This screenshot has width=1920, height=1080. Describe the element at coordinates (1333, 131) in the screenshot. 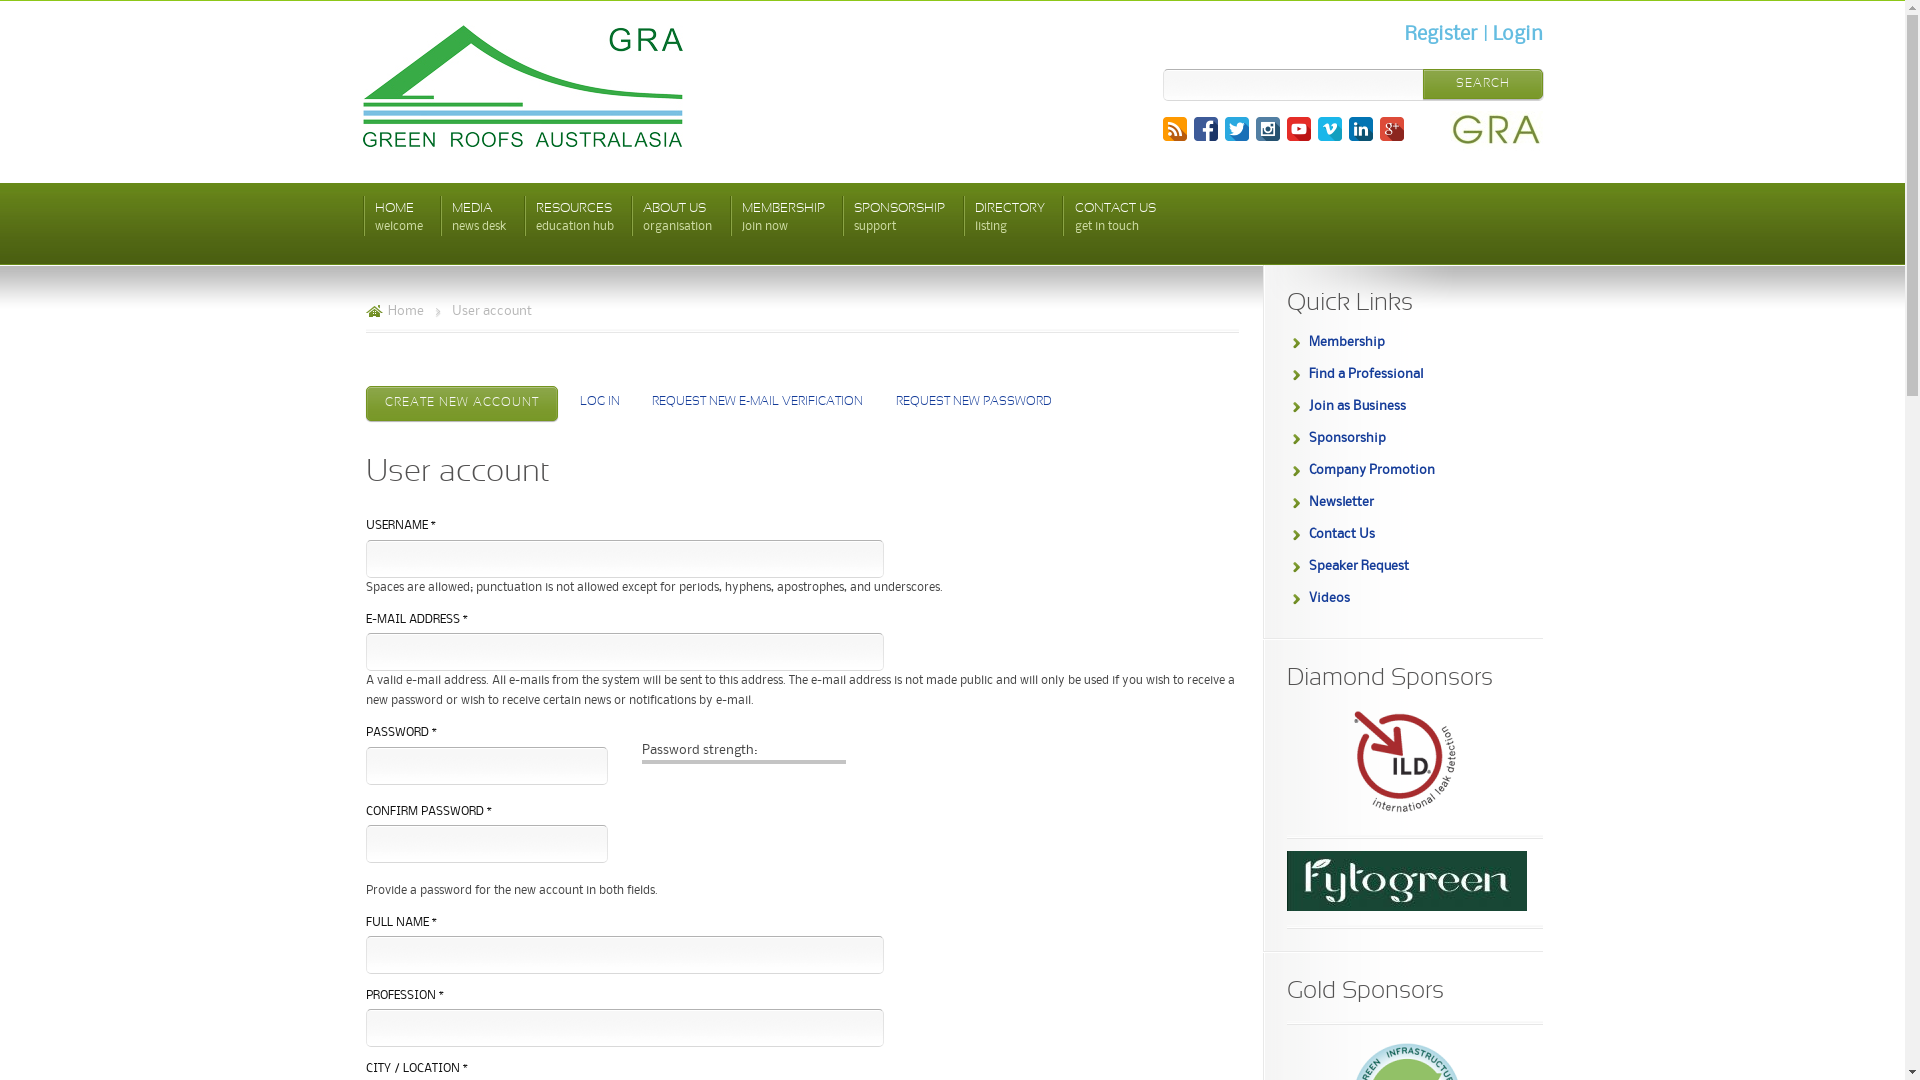

I see `'Vimeo'` at that location.